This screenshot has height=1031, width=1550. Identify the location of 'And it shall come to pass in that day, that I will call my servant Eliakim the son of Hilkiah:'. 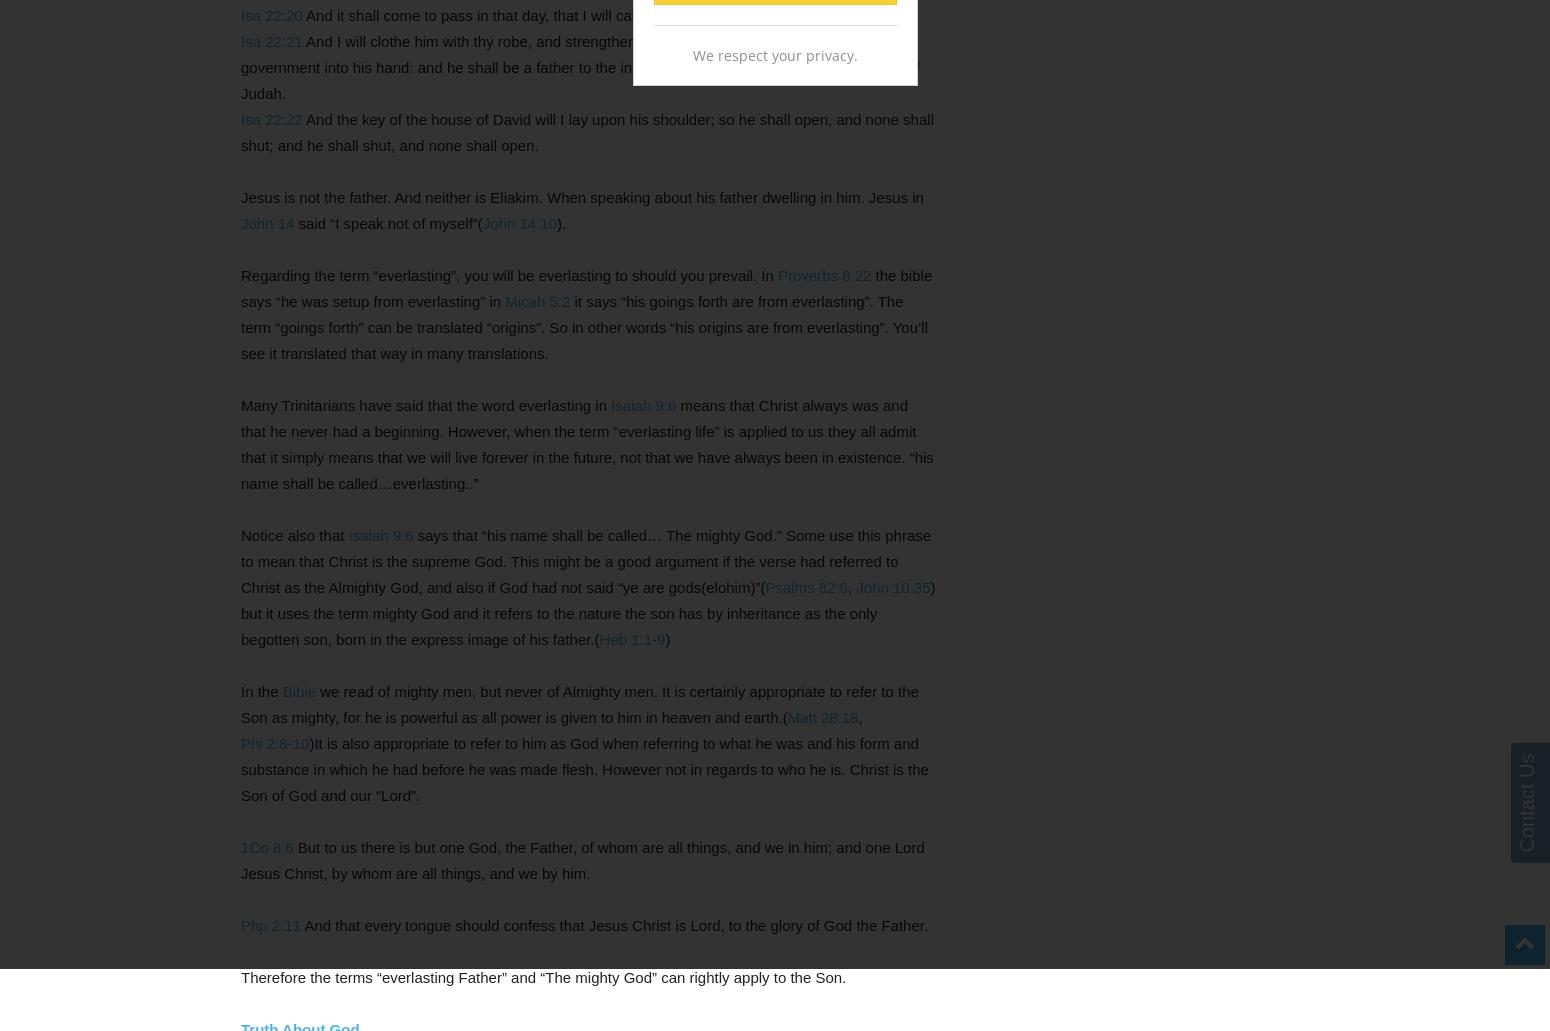
(596, 15).